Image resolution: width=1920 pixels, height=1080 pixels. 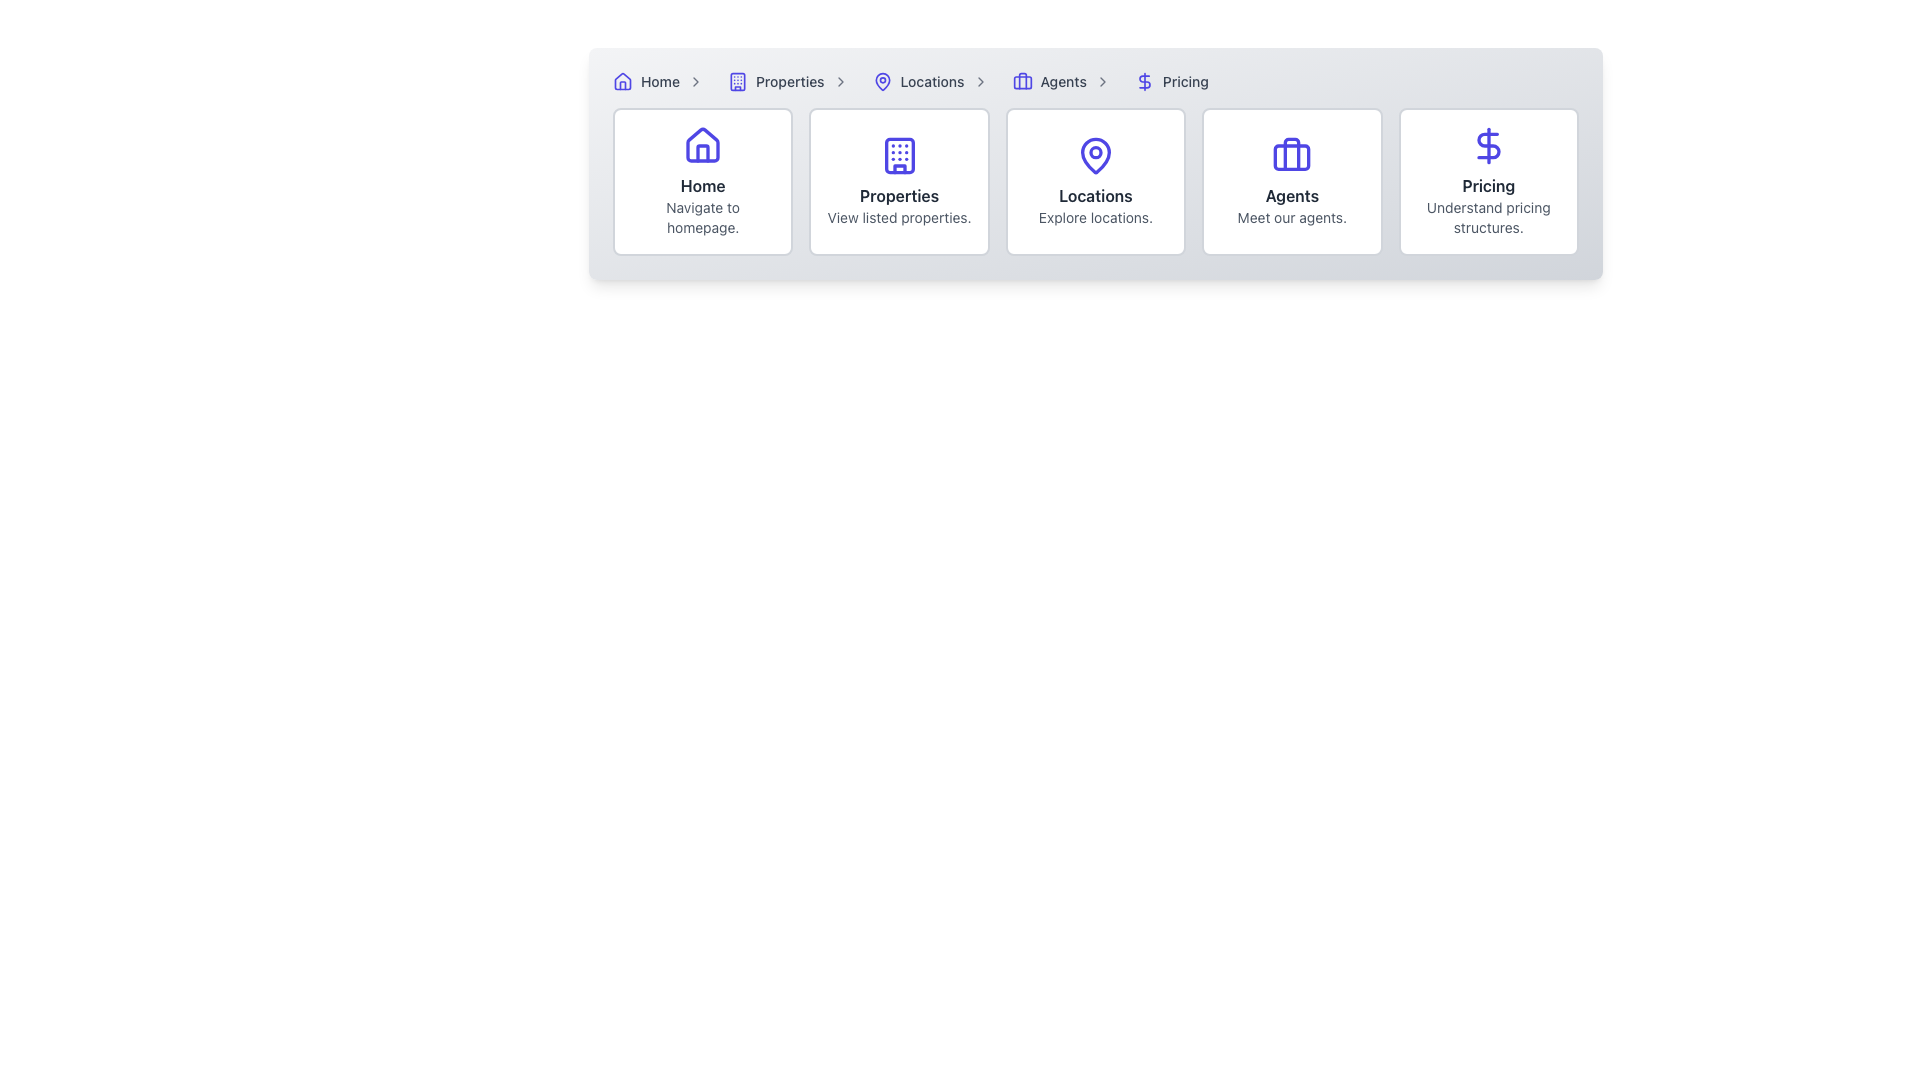 What do you see at coordinates (1101, 80) in the screenshot?
I see `the breadcrumb navigation icon located to the right of the 'Agents' link` at bounding box center [1101, 80].